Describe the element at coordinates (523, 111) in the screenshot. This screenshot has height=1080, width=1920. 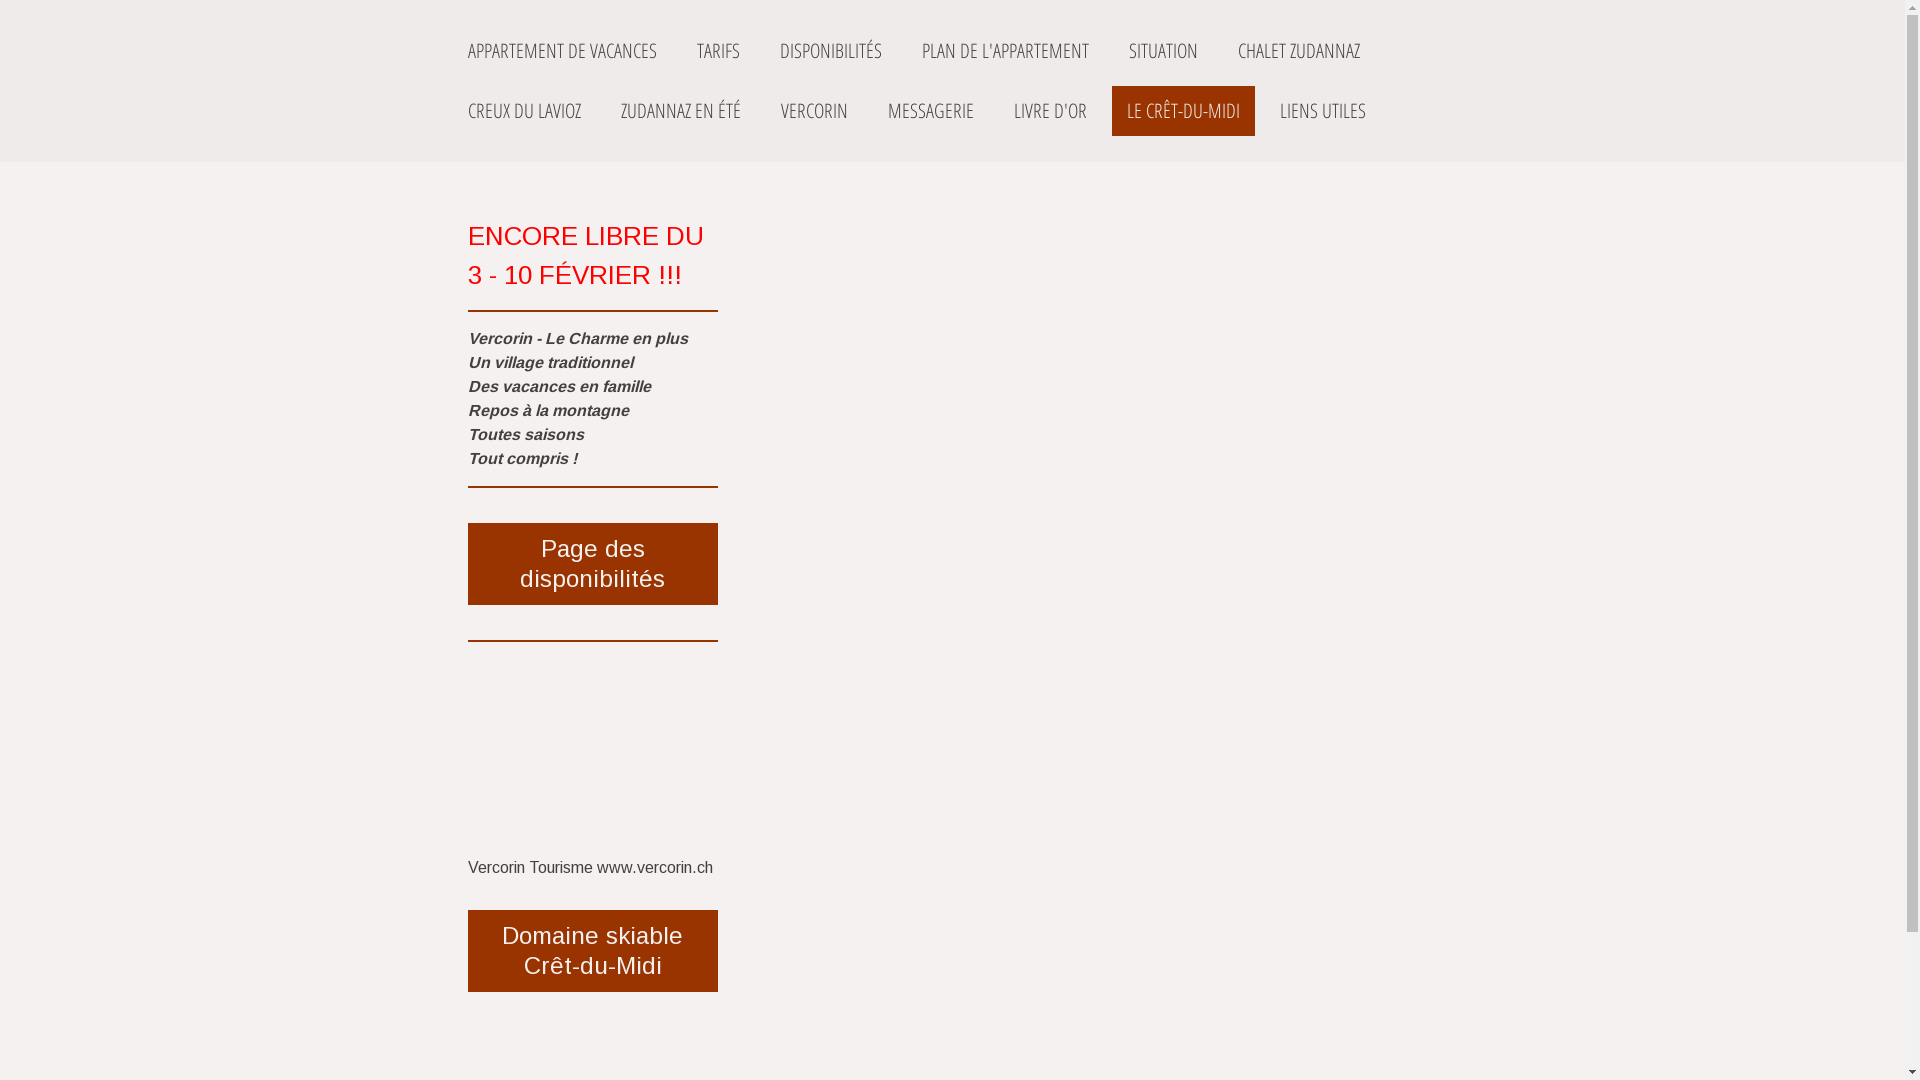
I see `'CREUX DU LAVIOZ'` at that location.